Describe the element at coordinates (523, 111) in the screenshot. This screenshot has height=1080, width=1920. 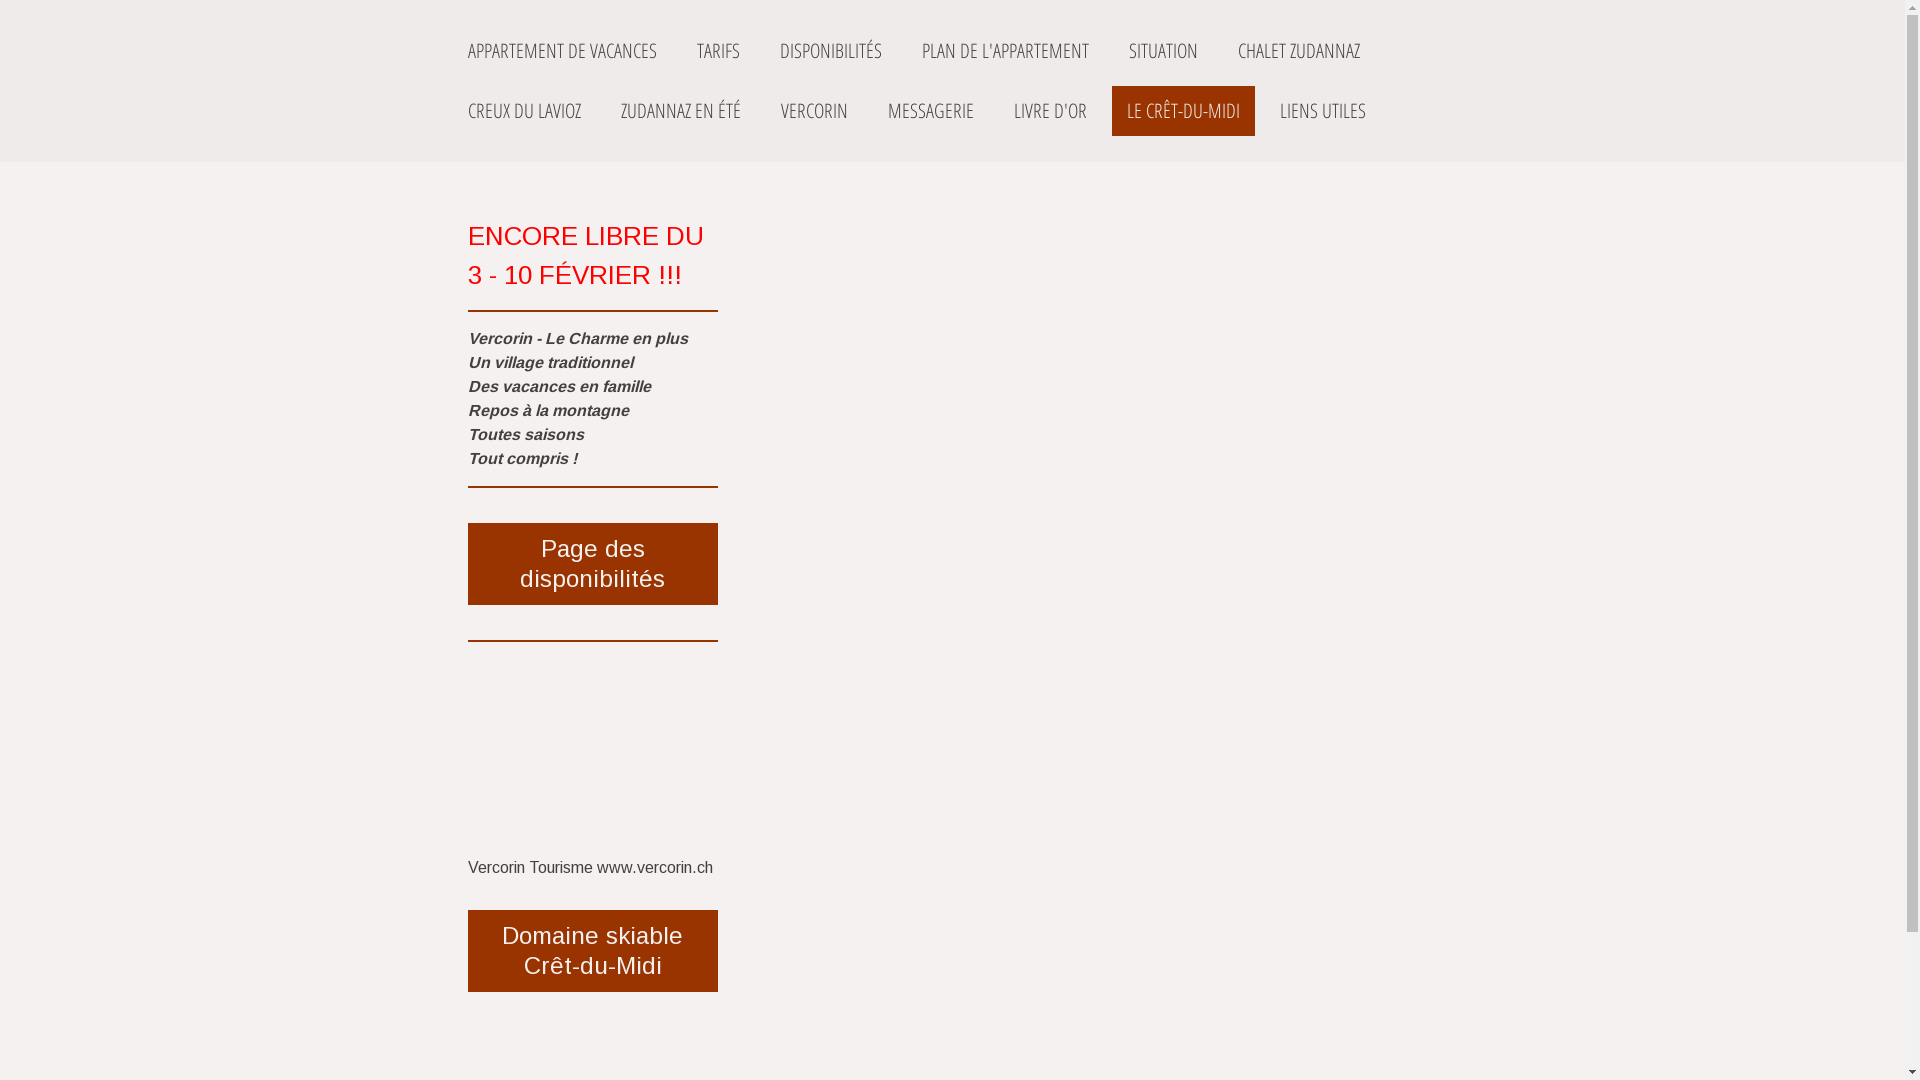
I see `'CREUX DU LAVIOZ'` at that location.